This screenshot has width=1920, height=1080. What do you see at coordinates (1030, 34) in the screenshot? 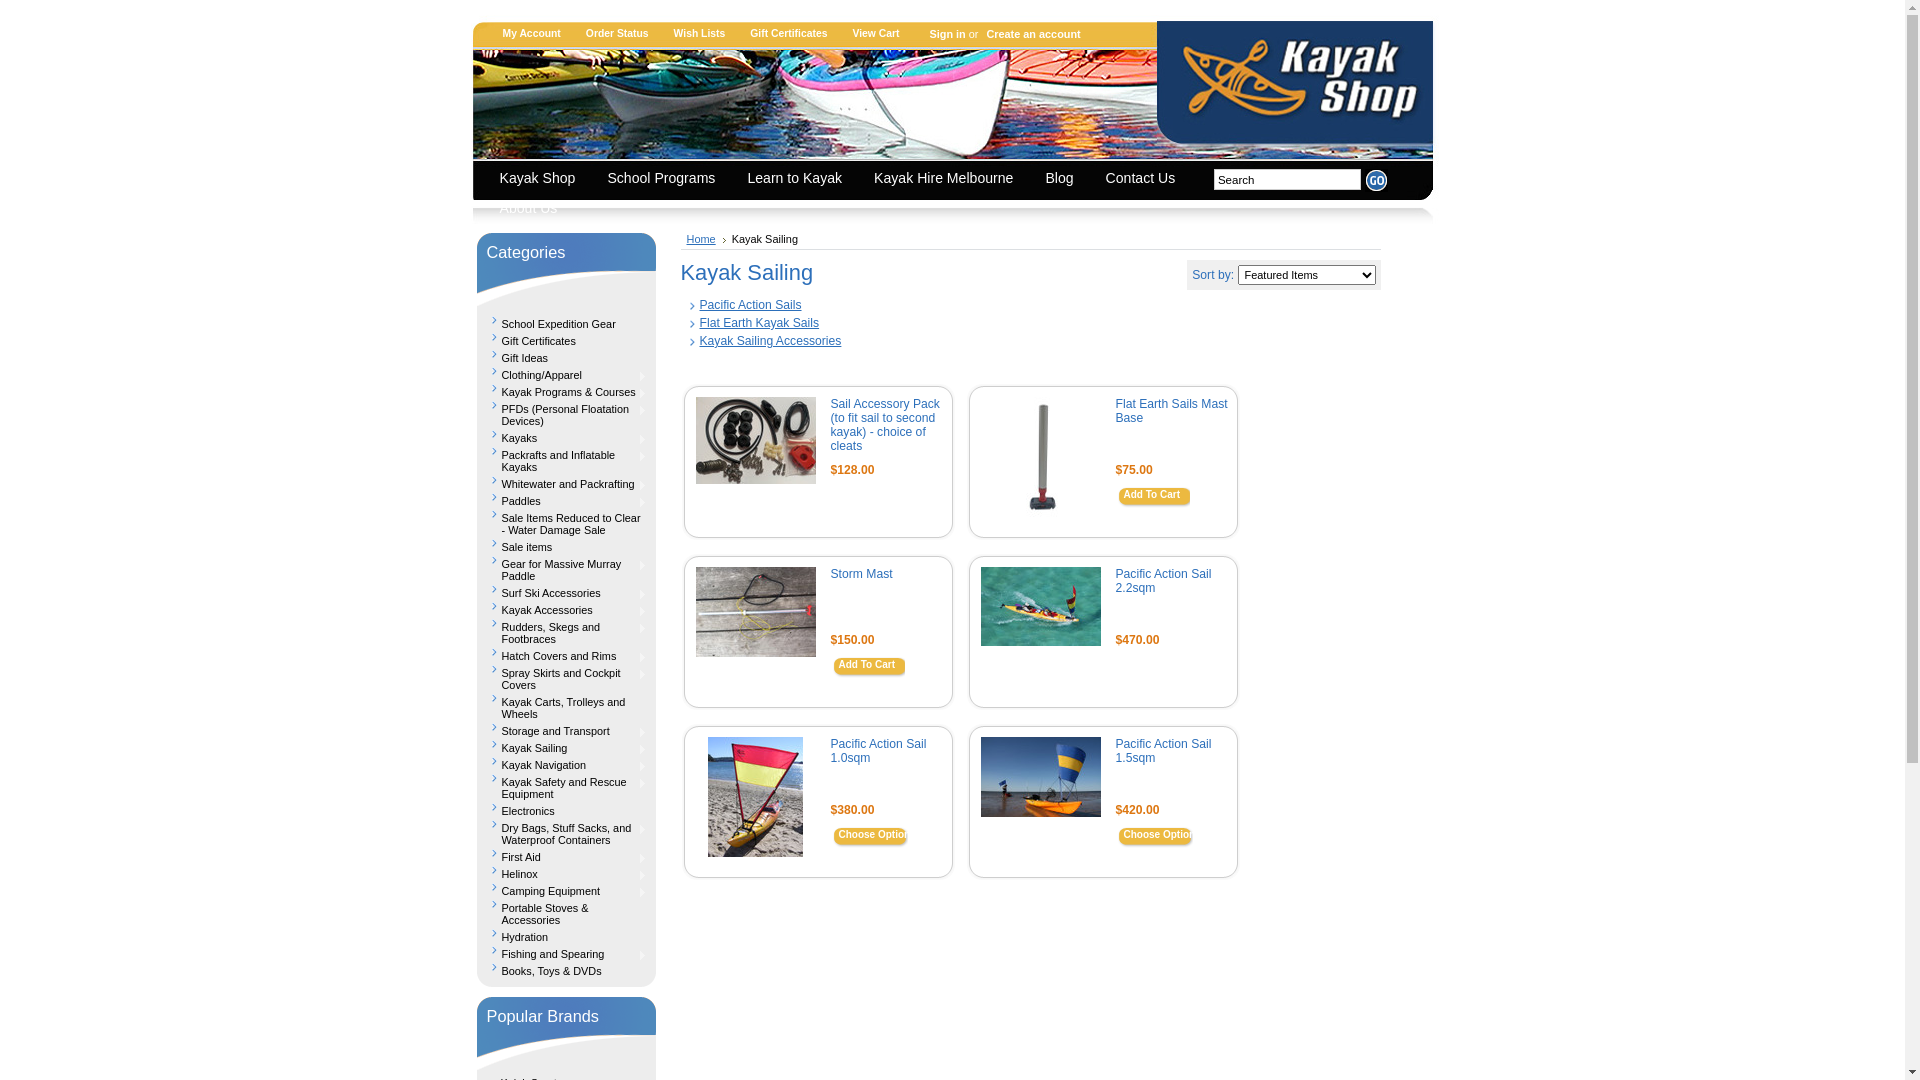
I see `'Create an account'` at bounding box center [1030, 34].